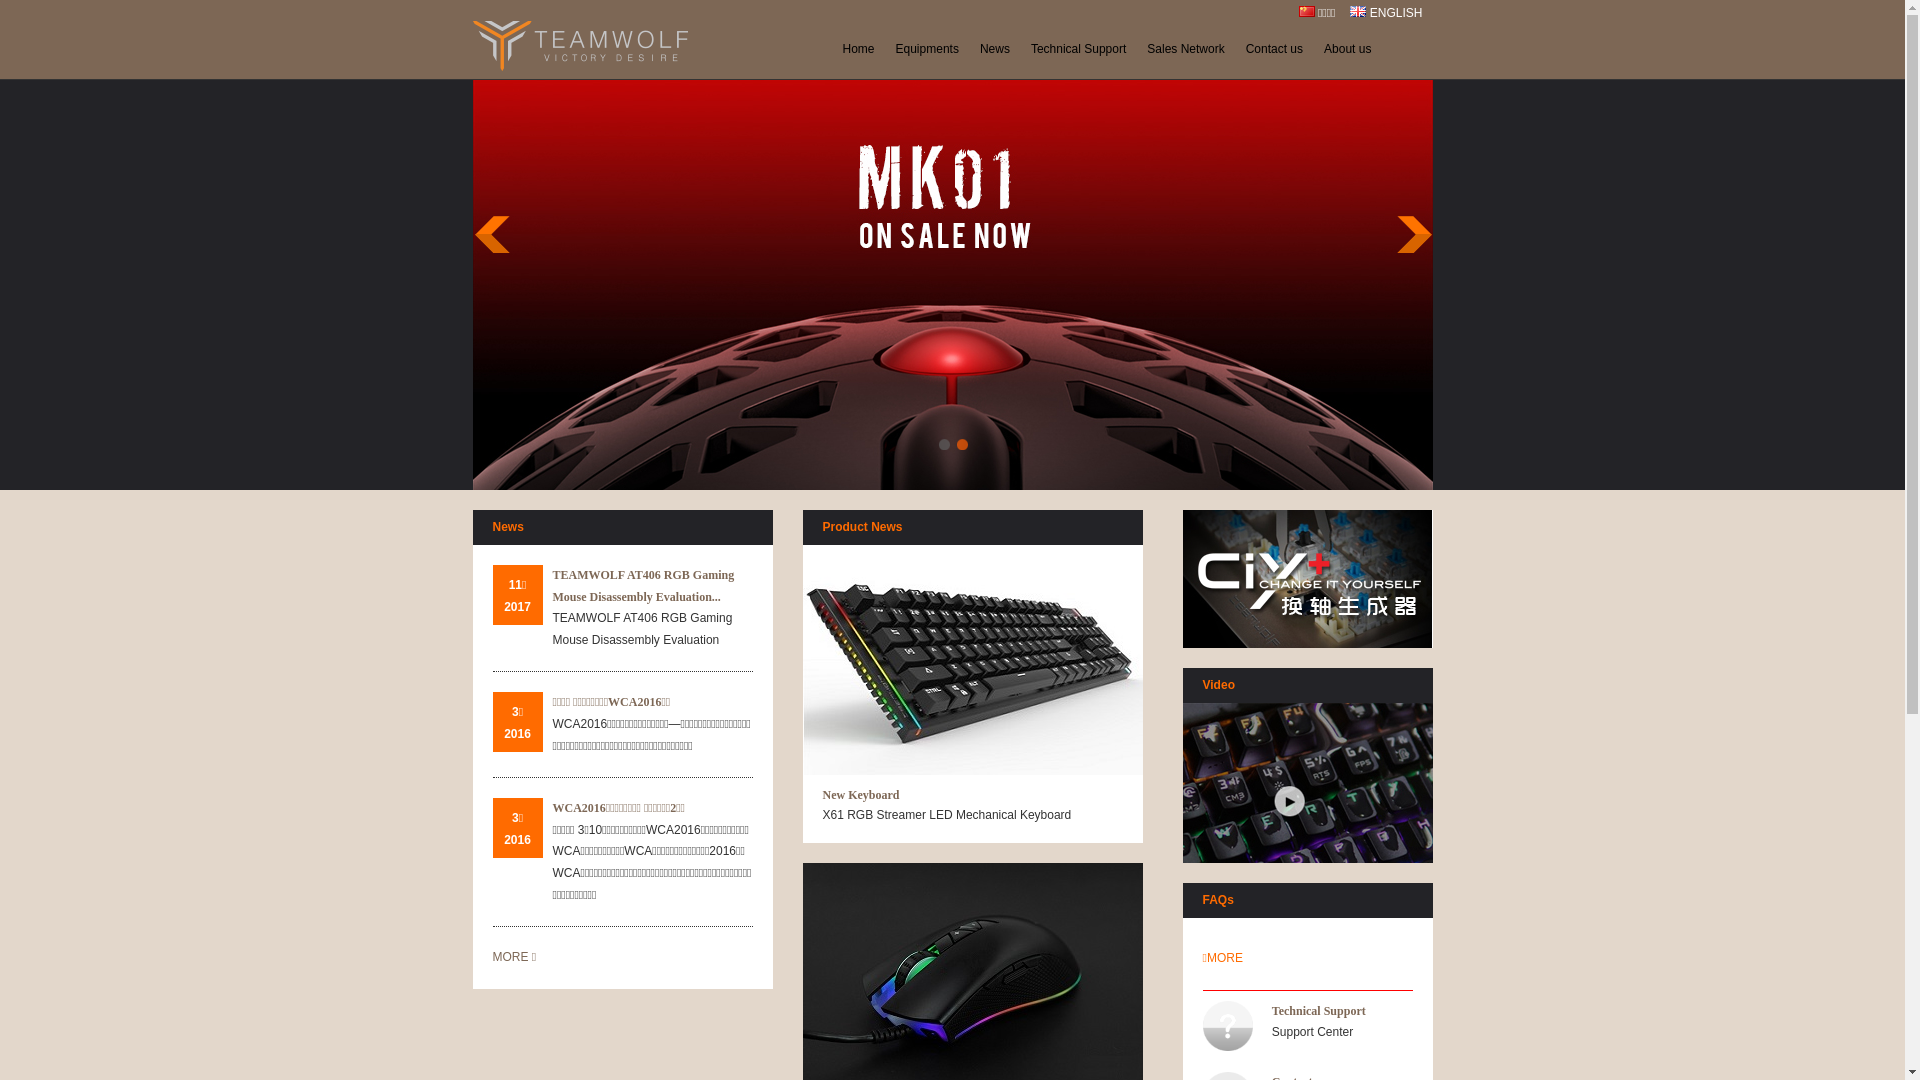 The height and width of the screenshot is (1080, 1920). Describe the element at coordinates (552, 585) in the screenshot. I see `'TEAMWOLF AT406 RGB Gaming Mouse Disassembly Evaluation...'` at that location.